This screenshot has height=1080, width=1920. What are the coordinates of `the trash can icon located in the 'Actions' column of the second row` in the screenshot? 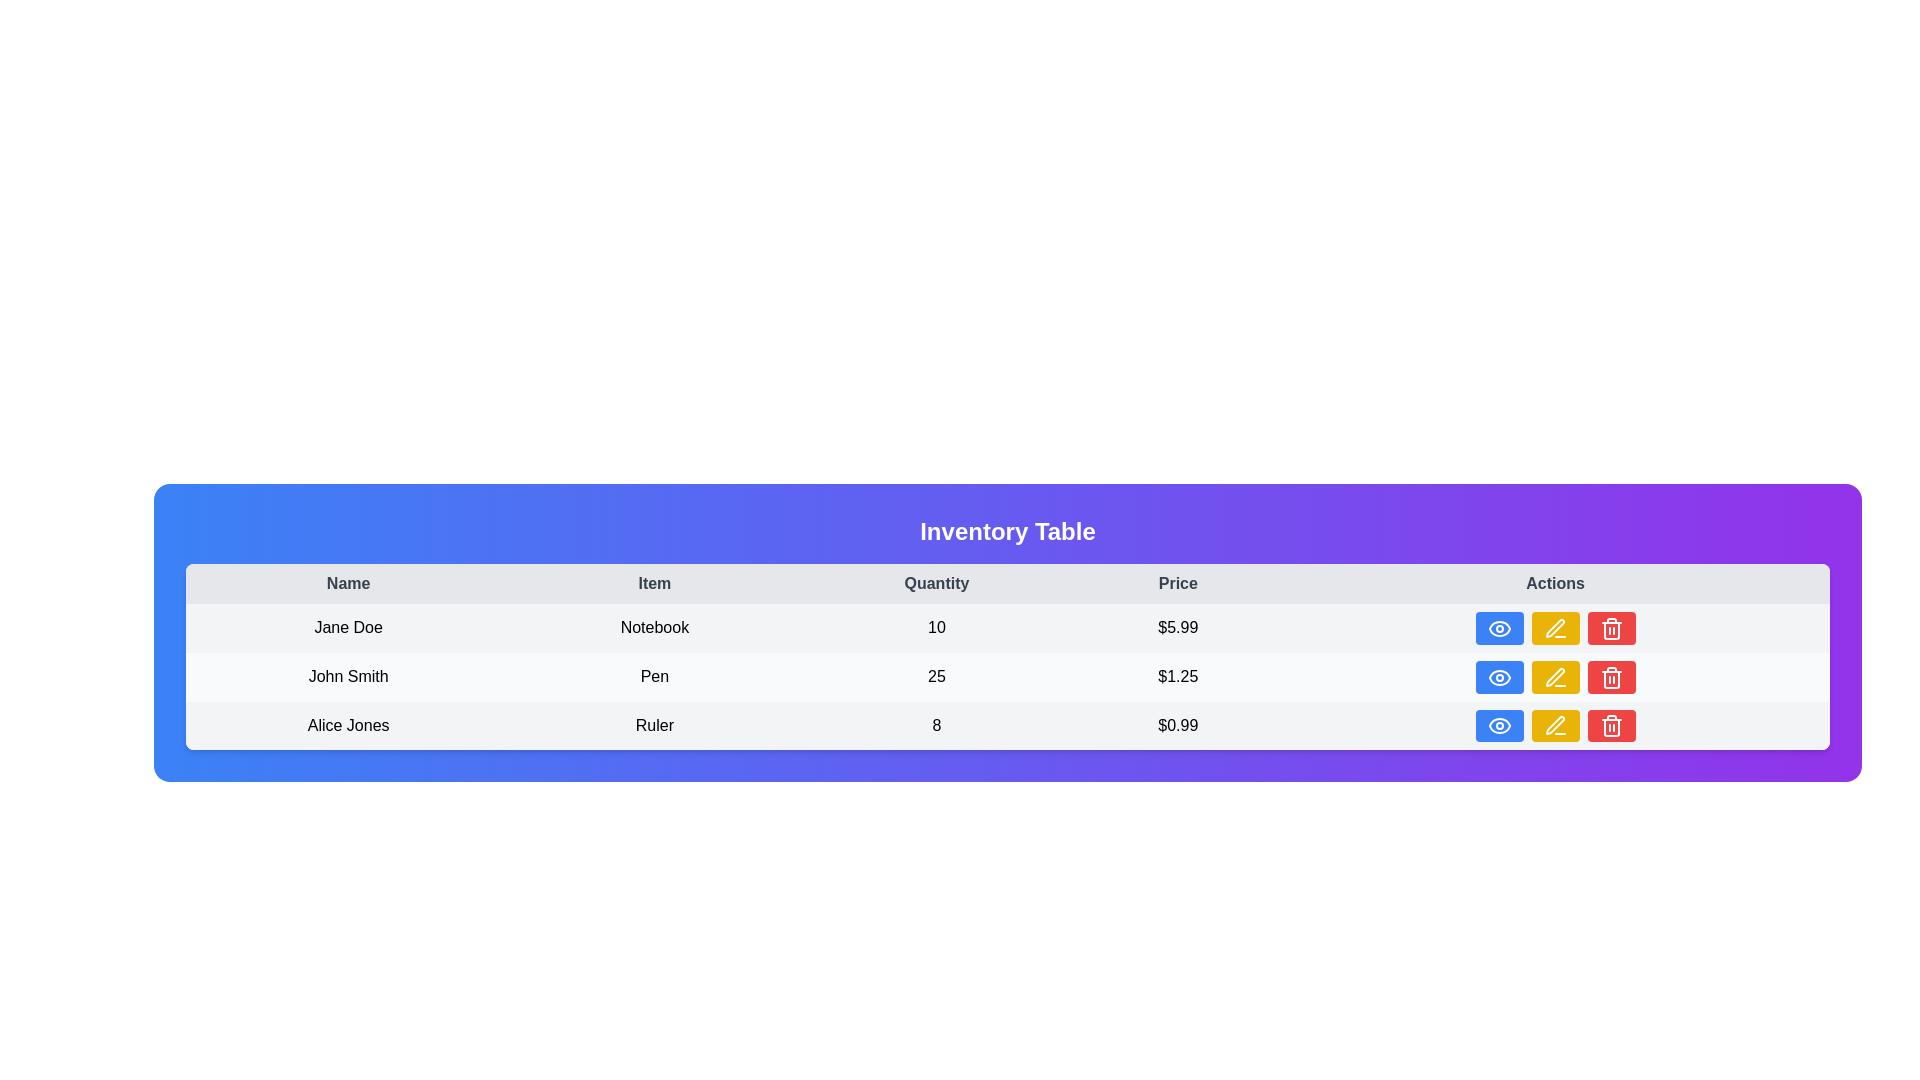 It's located at (1611, 678).